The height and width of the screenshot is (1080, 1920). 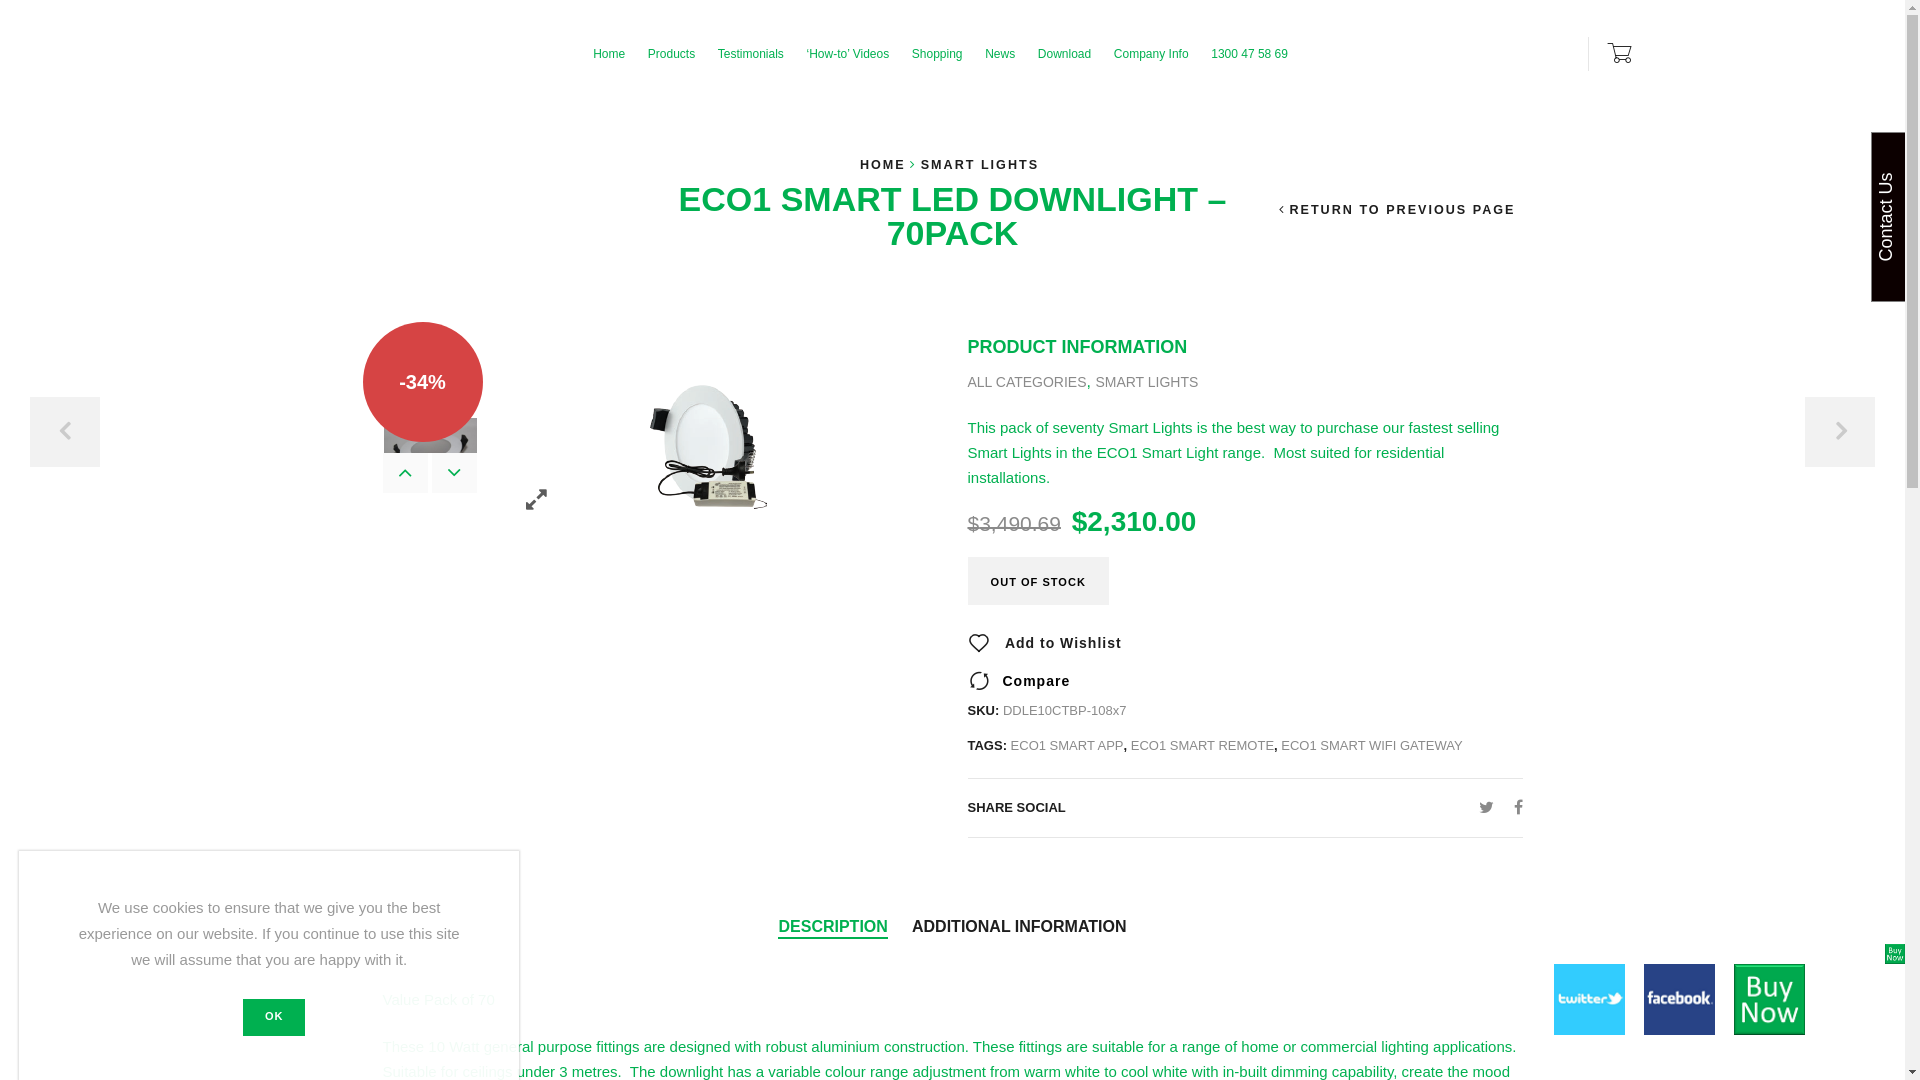 What do you see at coordinates (968, 680) in the screenshot?
I see `'Compare'` at bounding box center [968, 680].